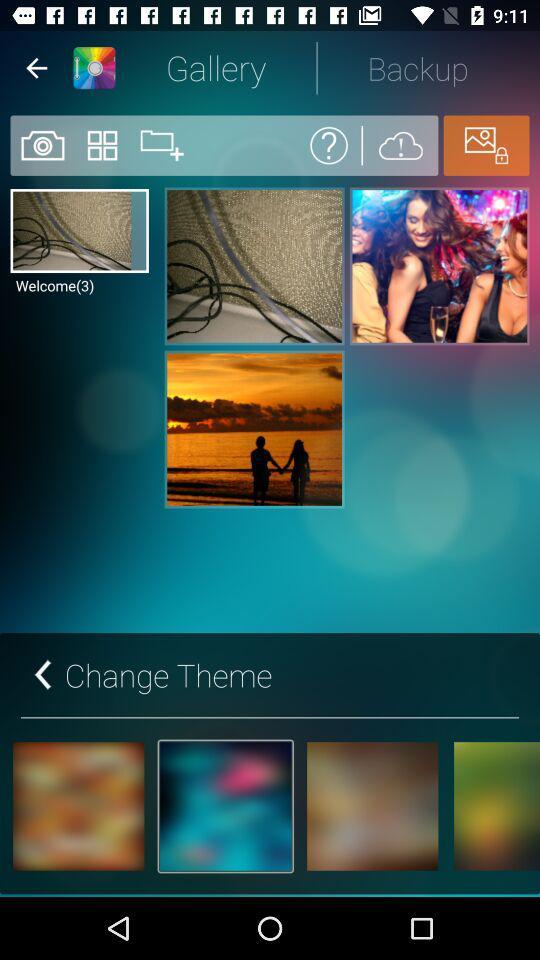 The width and height of the screenshot is (540, 960). I want to click on the help icon, so click(329, 144).